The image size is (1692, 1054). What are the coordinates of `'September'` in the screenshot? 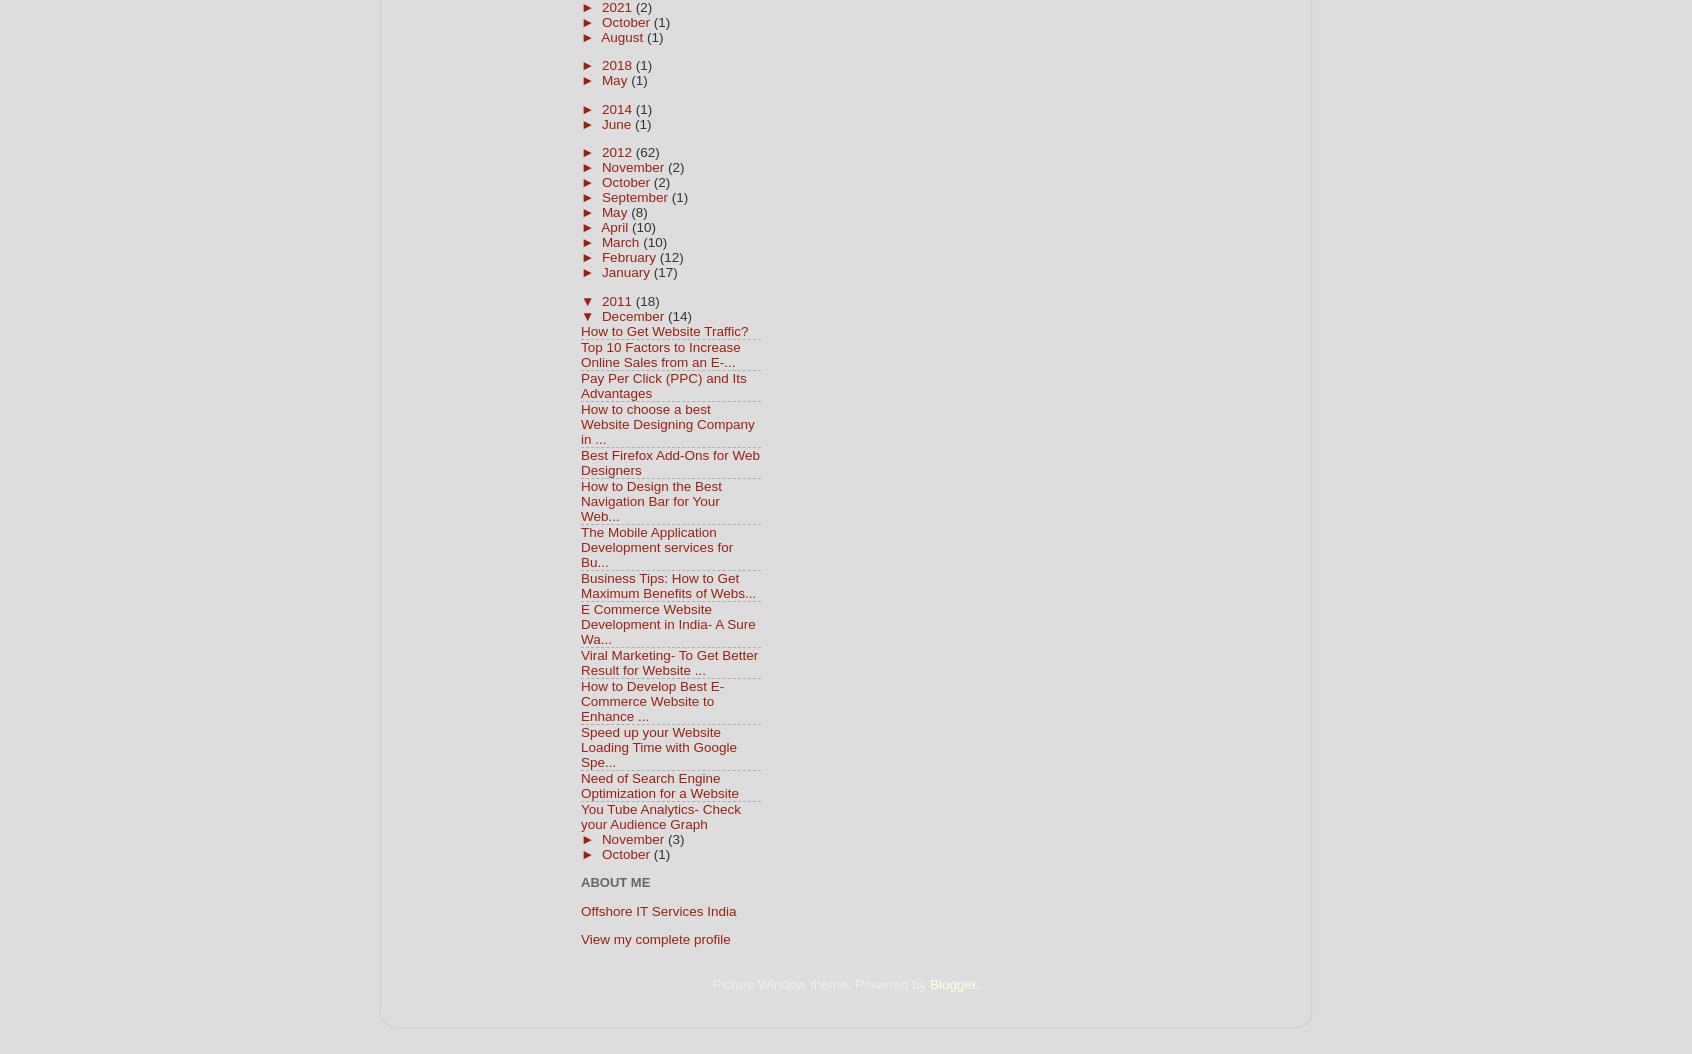 It's located at (636, 196).